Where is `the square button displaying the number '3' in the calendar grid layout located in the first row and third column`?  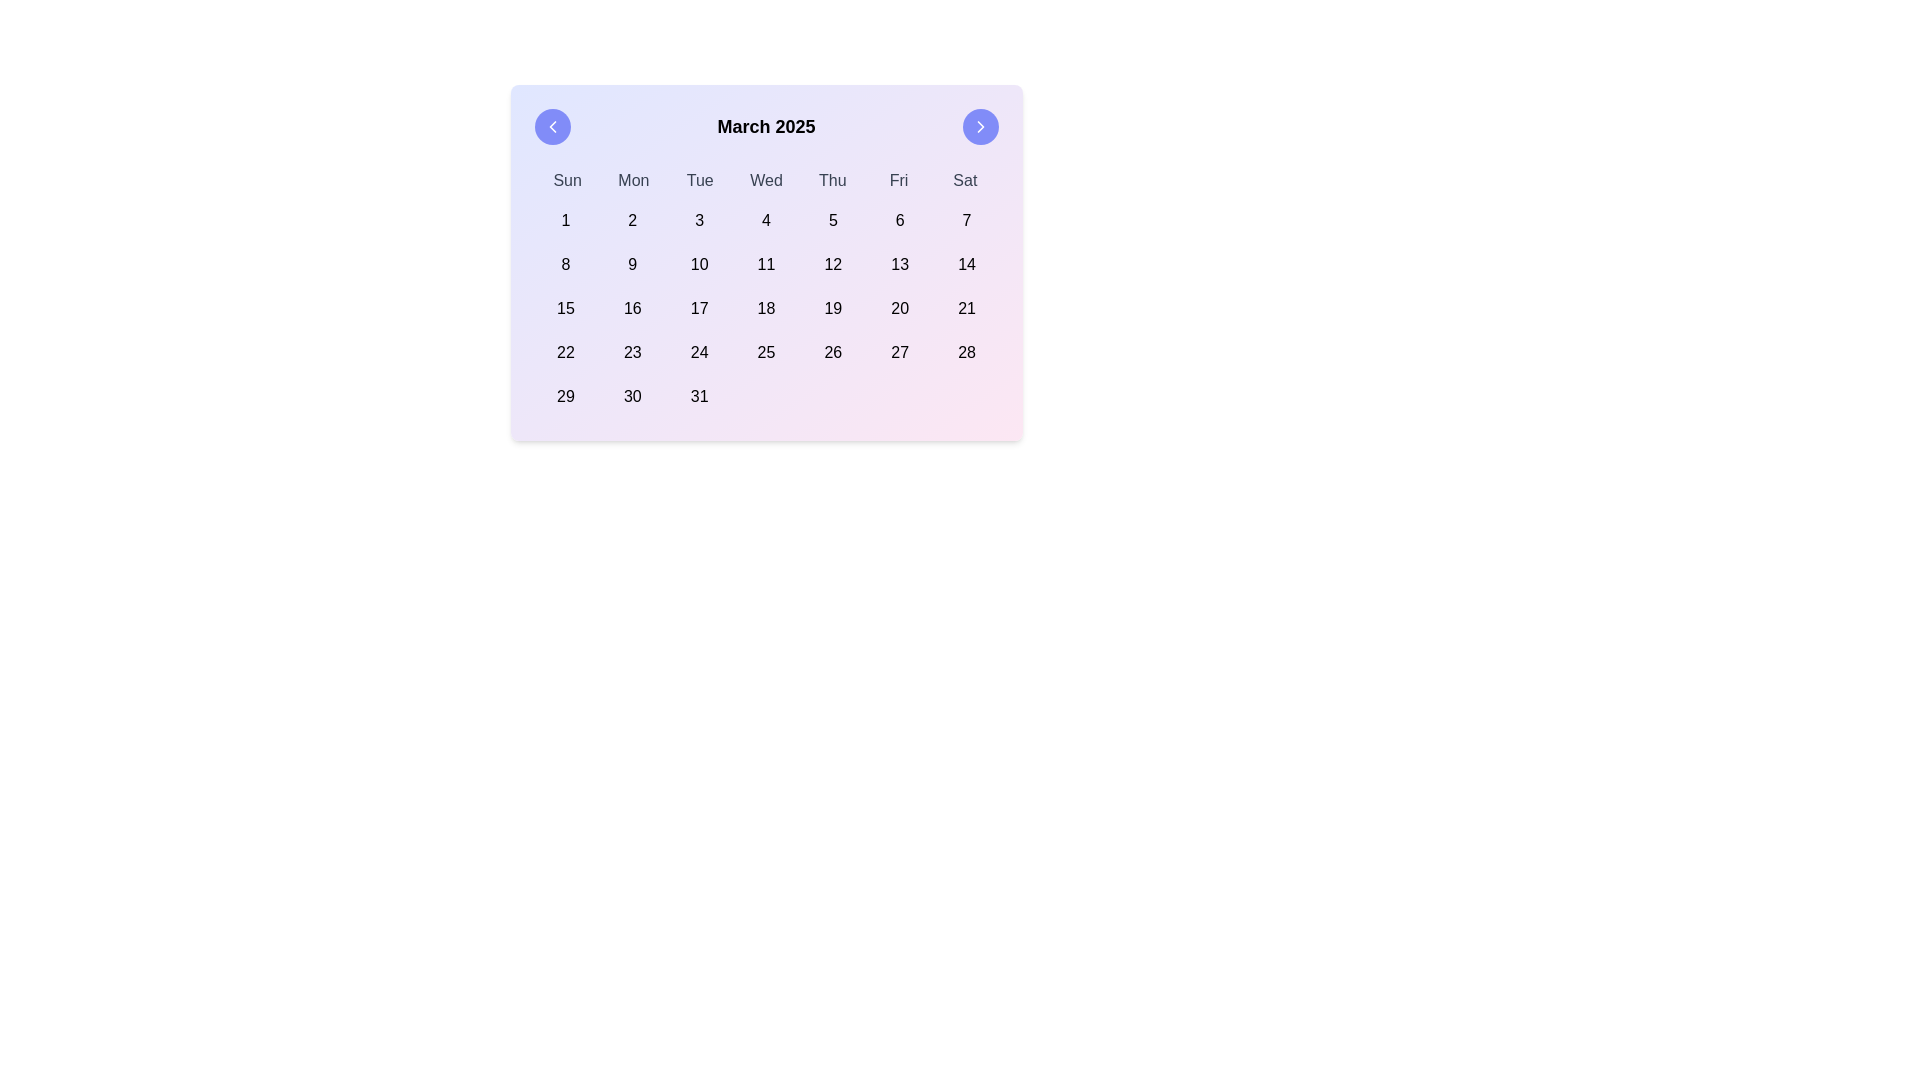 the square button displaying the number '3' in the calendar grid layout located in the first row and third column is located at coordinates (699, 220).